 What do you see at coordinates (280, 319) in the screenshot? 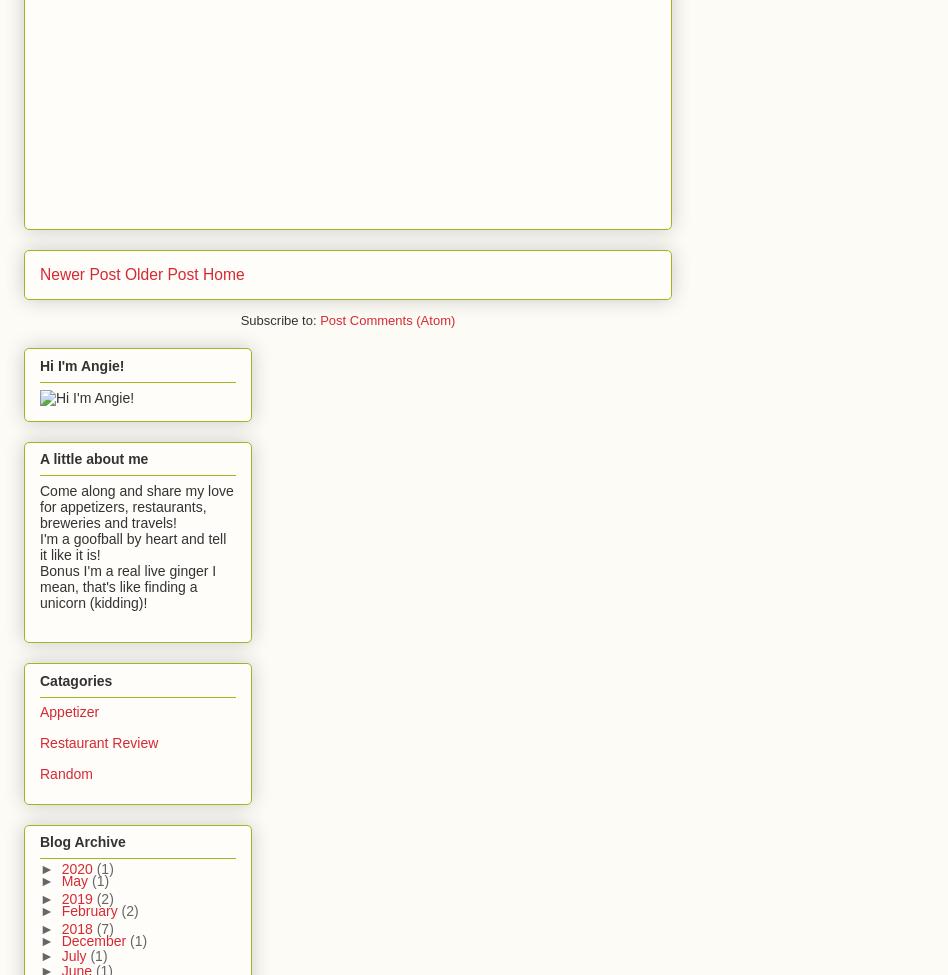
I see `'Subscribe to:'` at bounding box center [280, 319].